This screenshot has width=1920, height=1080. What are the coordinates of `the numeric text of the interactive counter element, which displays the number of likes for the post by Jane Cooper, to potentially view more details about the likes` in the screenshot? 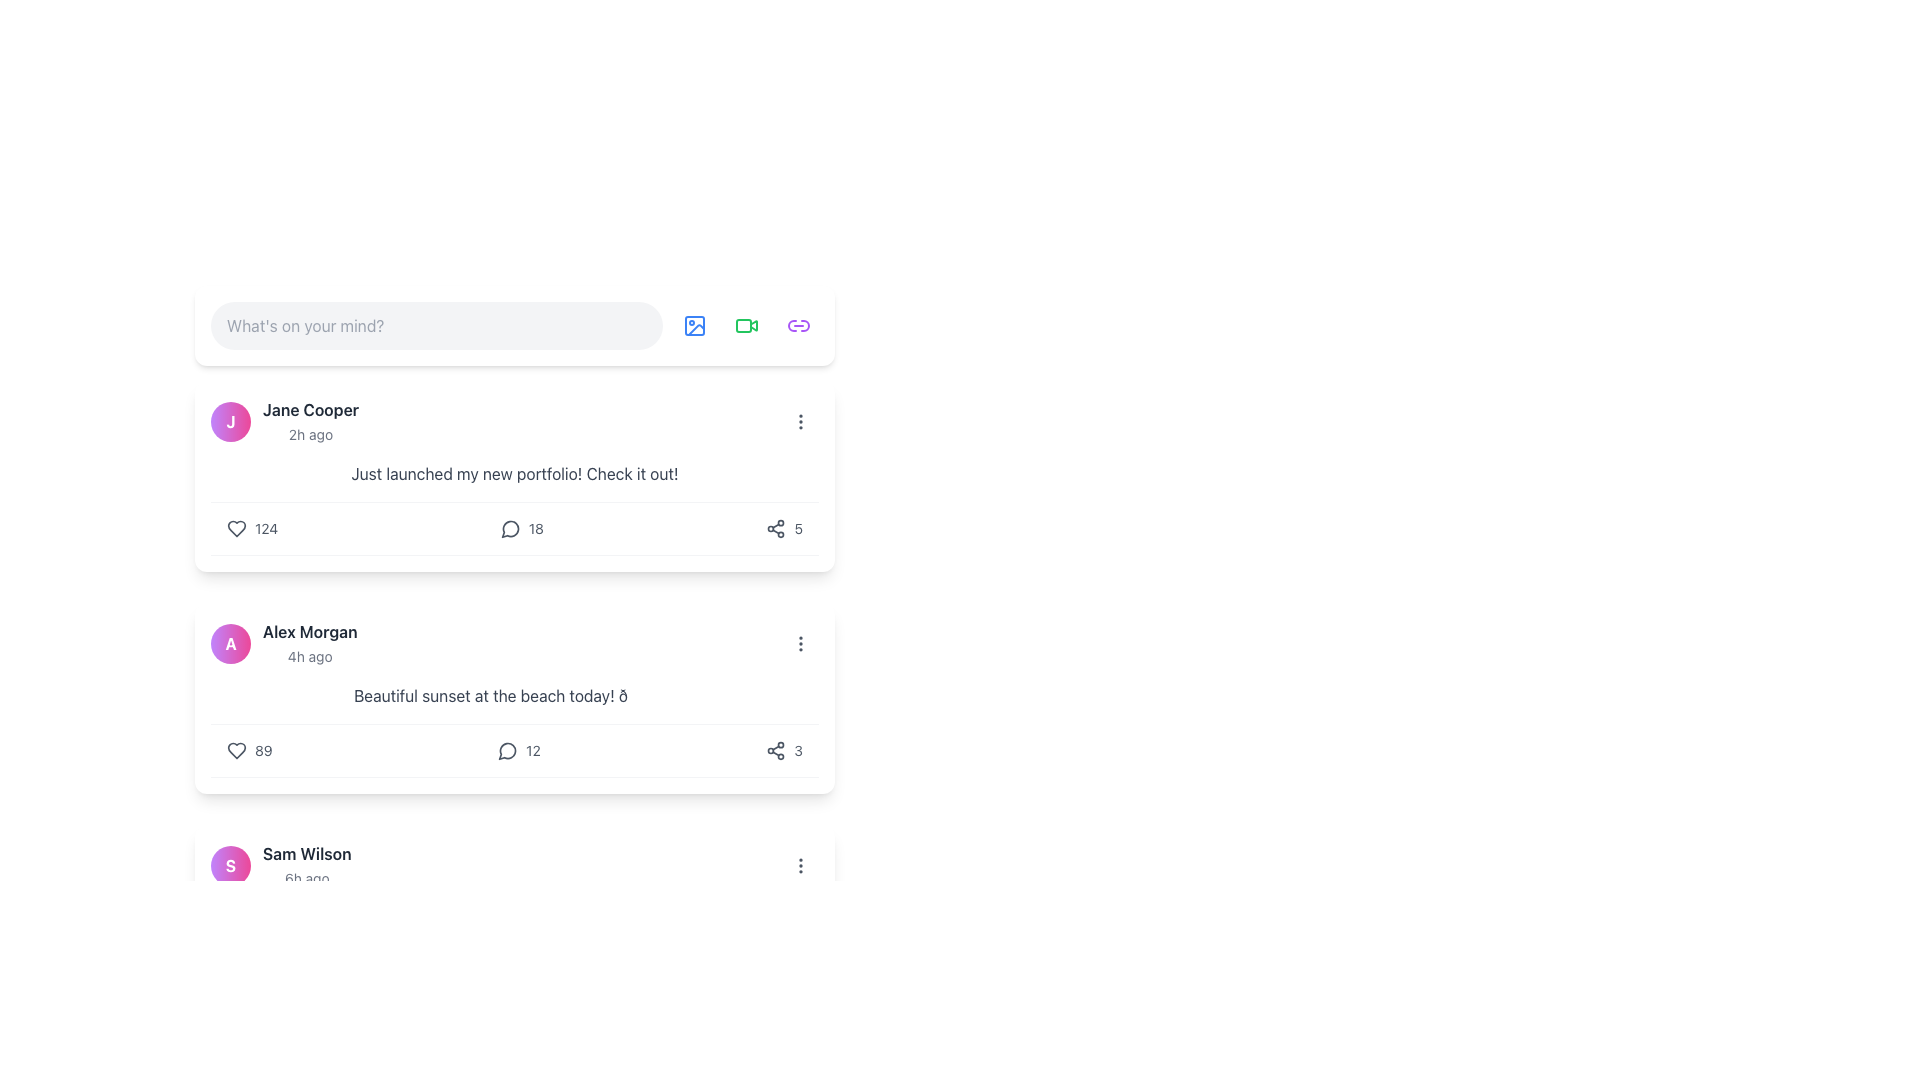 It's located at (251, 527).